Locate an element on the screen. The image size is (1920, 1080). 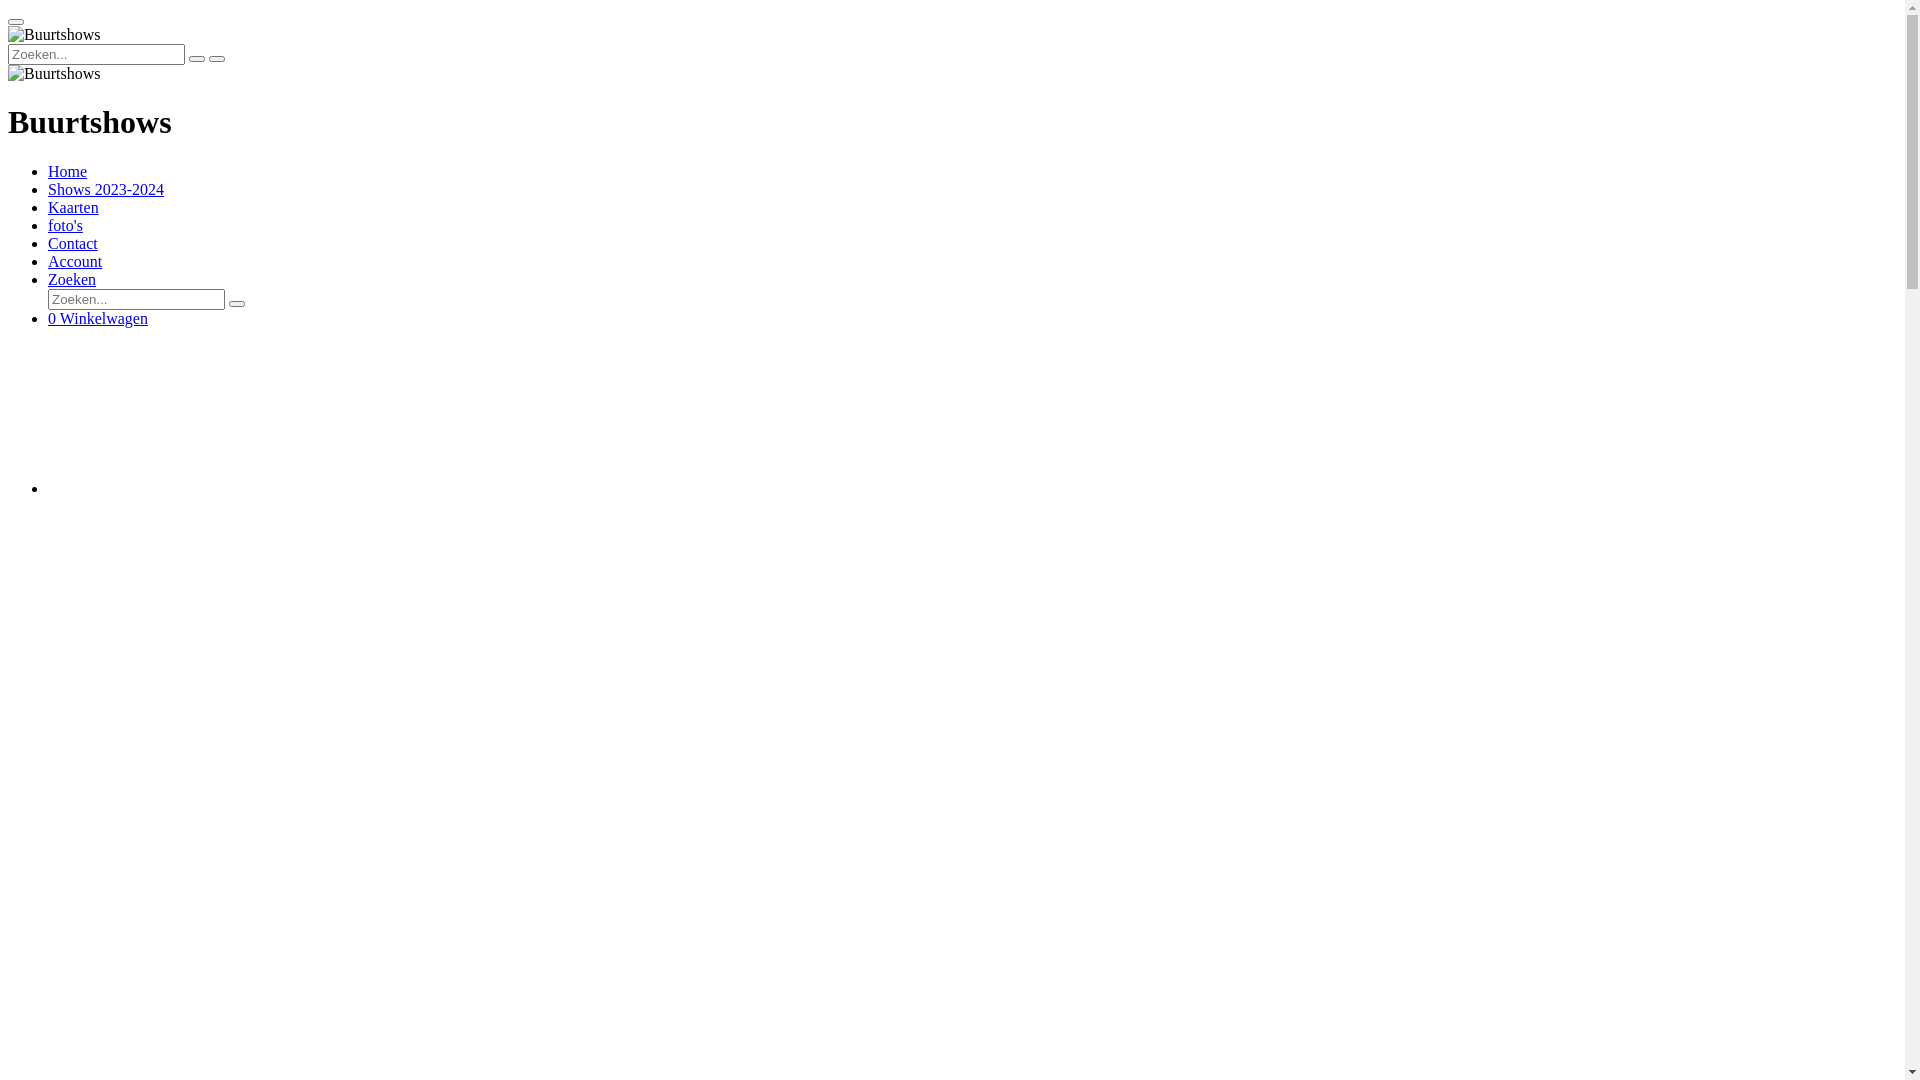
'foto's' is located at coordinates (65, 225).